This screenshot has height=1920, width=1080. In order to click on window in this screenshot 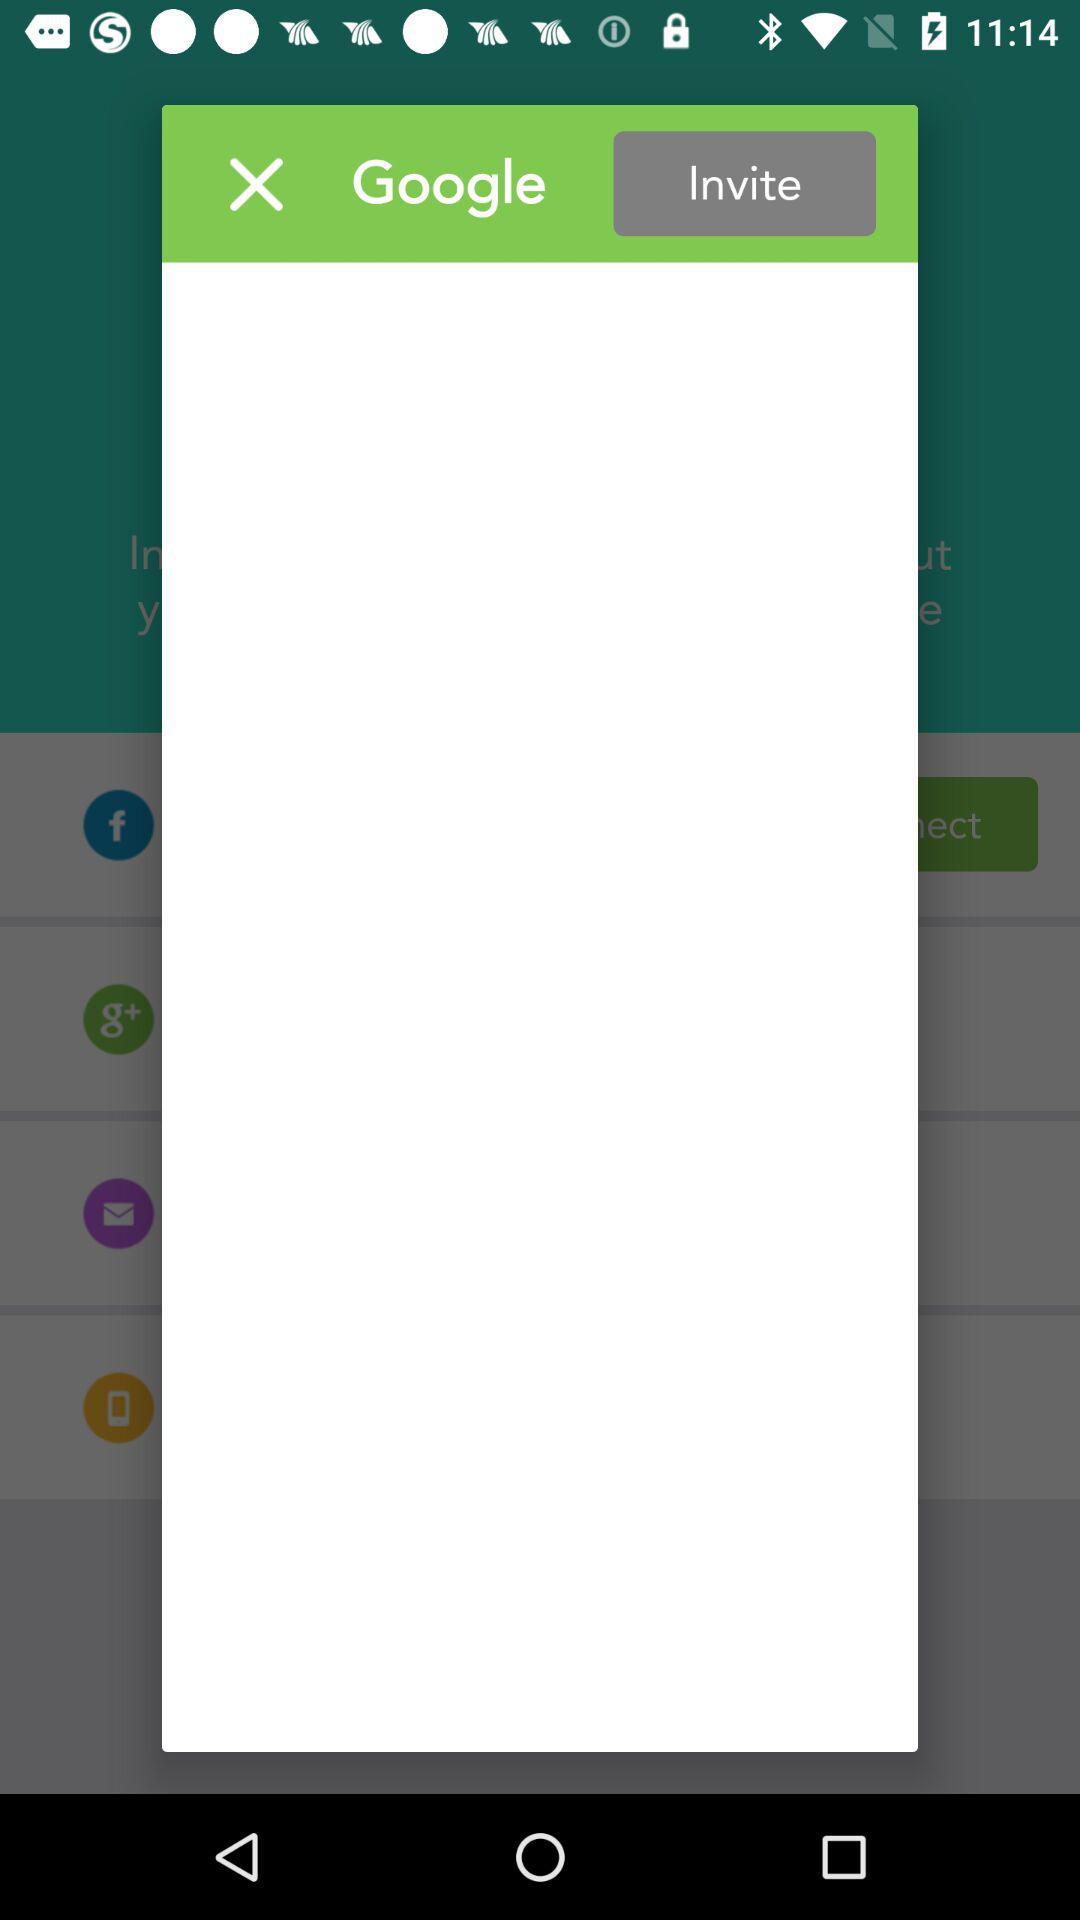, I will do `click(255, 183)`.